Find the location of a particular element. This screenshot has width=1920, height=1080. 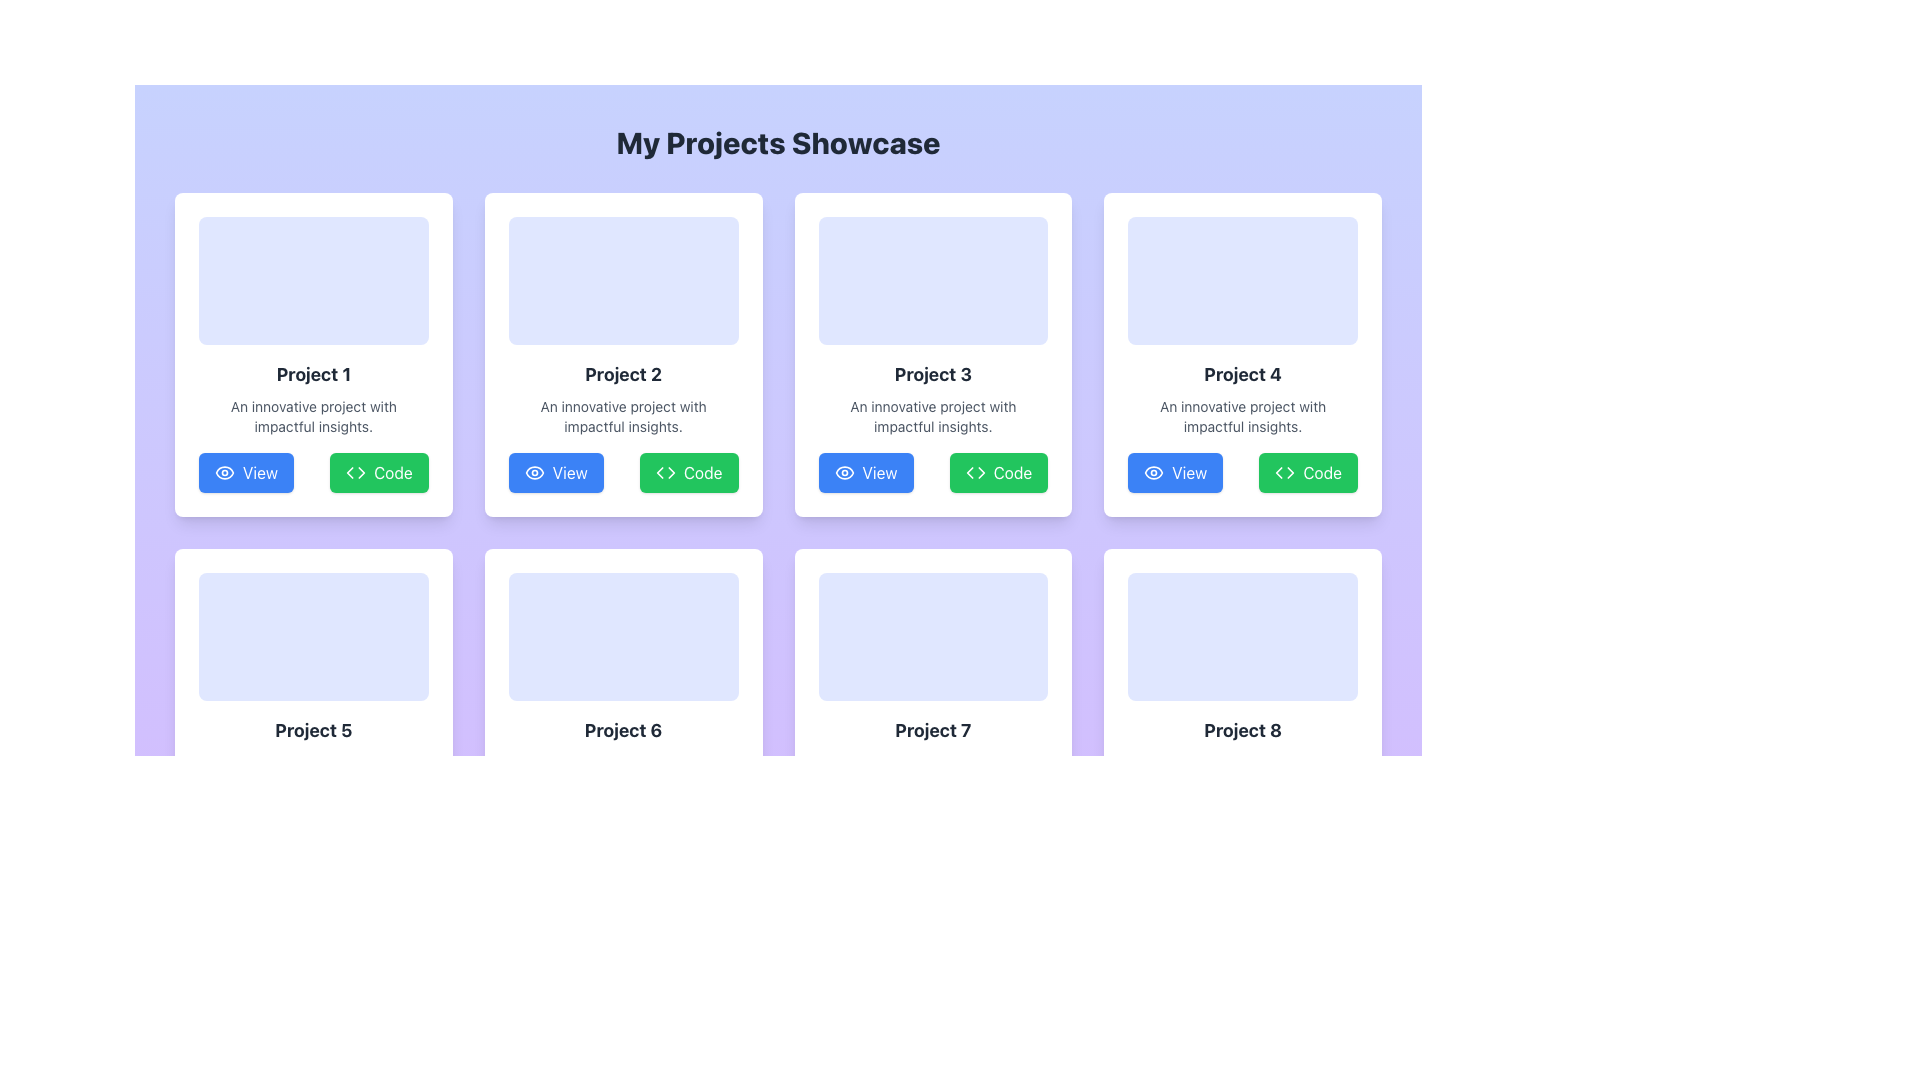

the 'View' icon located below the 'Project 2' card in the second column of the first row in a grid layout is located at coordinates (534, 473).